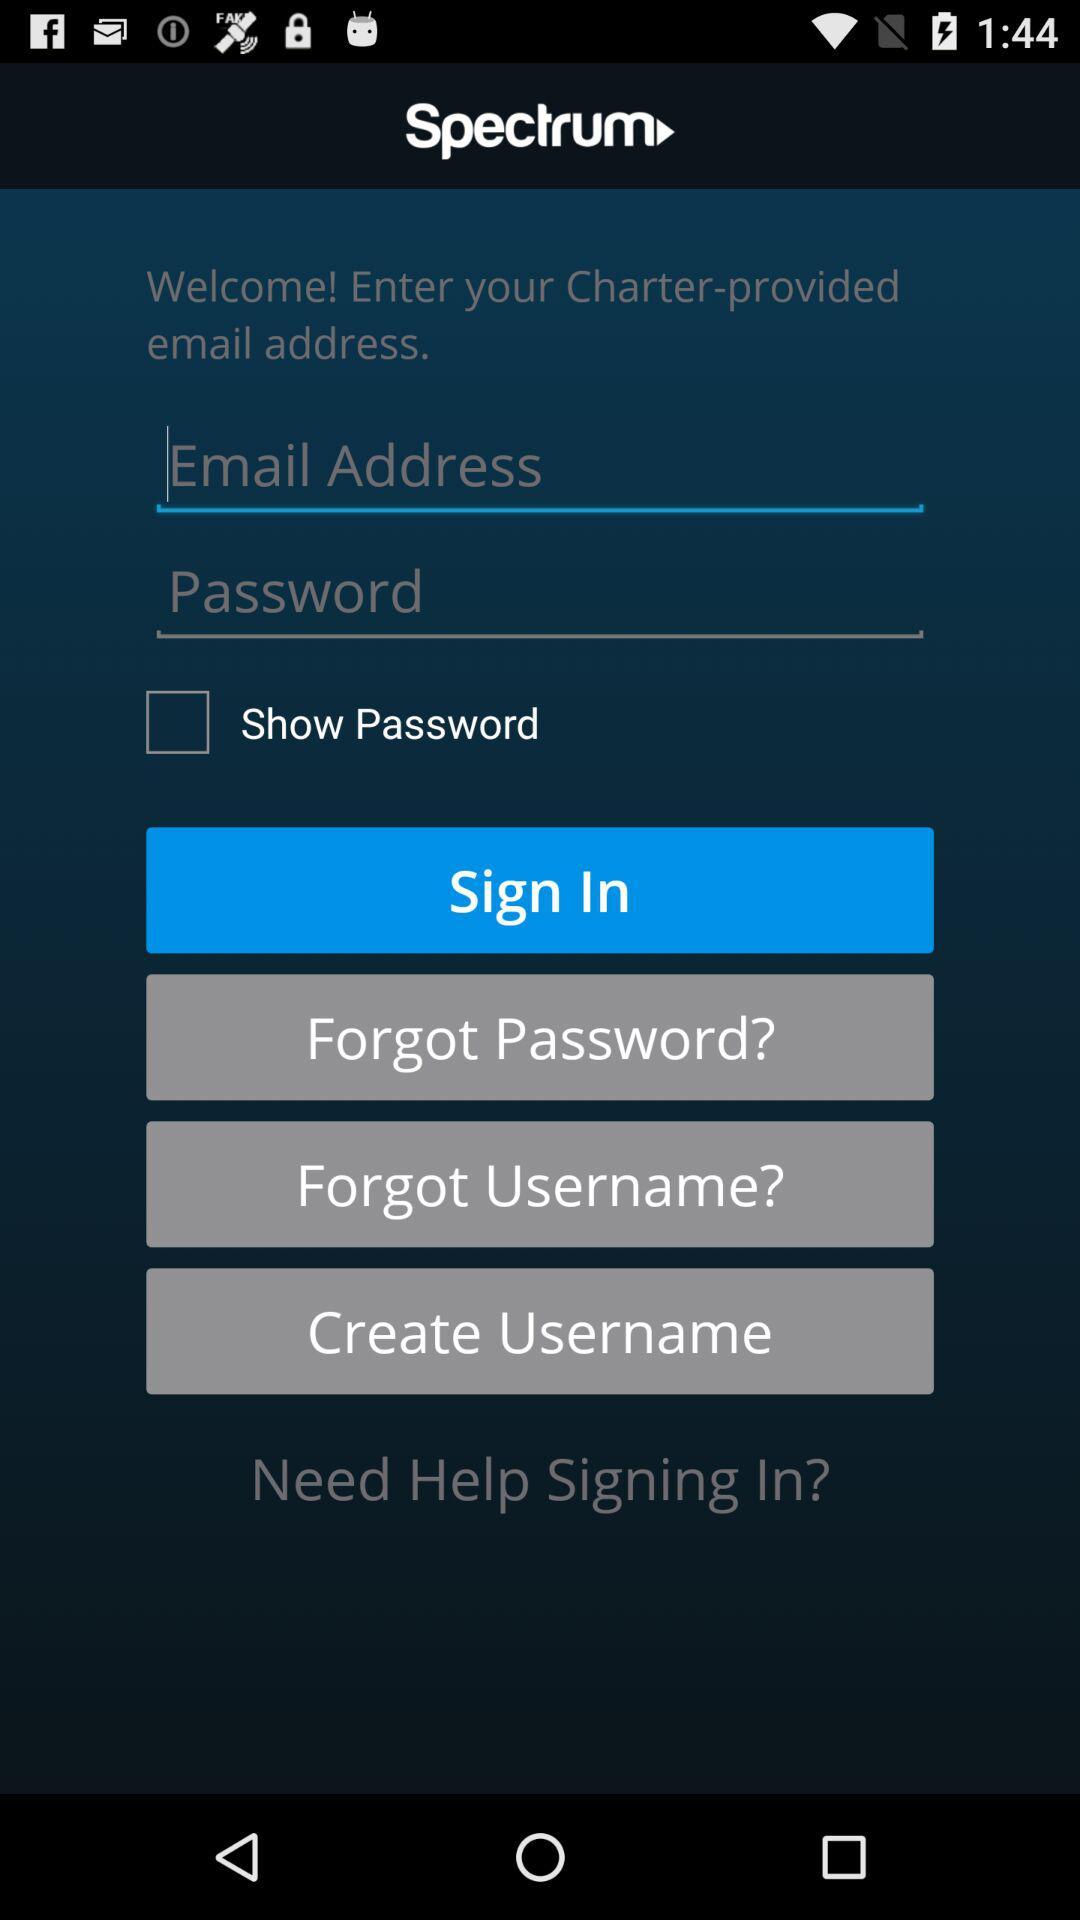 The image size is (1080, 1920). What do you see at coordinates (540, 1478) in the screenshot?
I see `need help signing` at bounding box center [540, 1478].